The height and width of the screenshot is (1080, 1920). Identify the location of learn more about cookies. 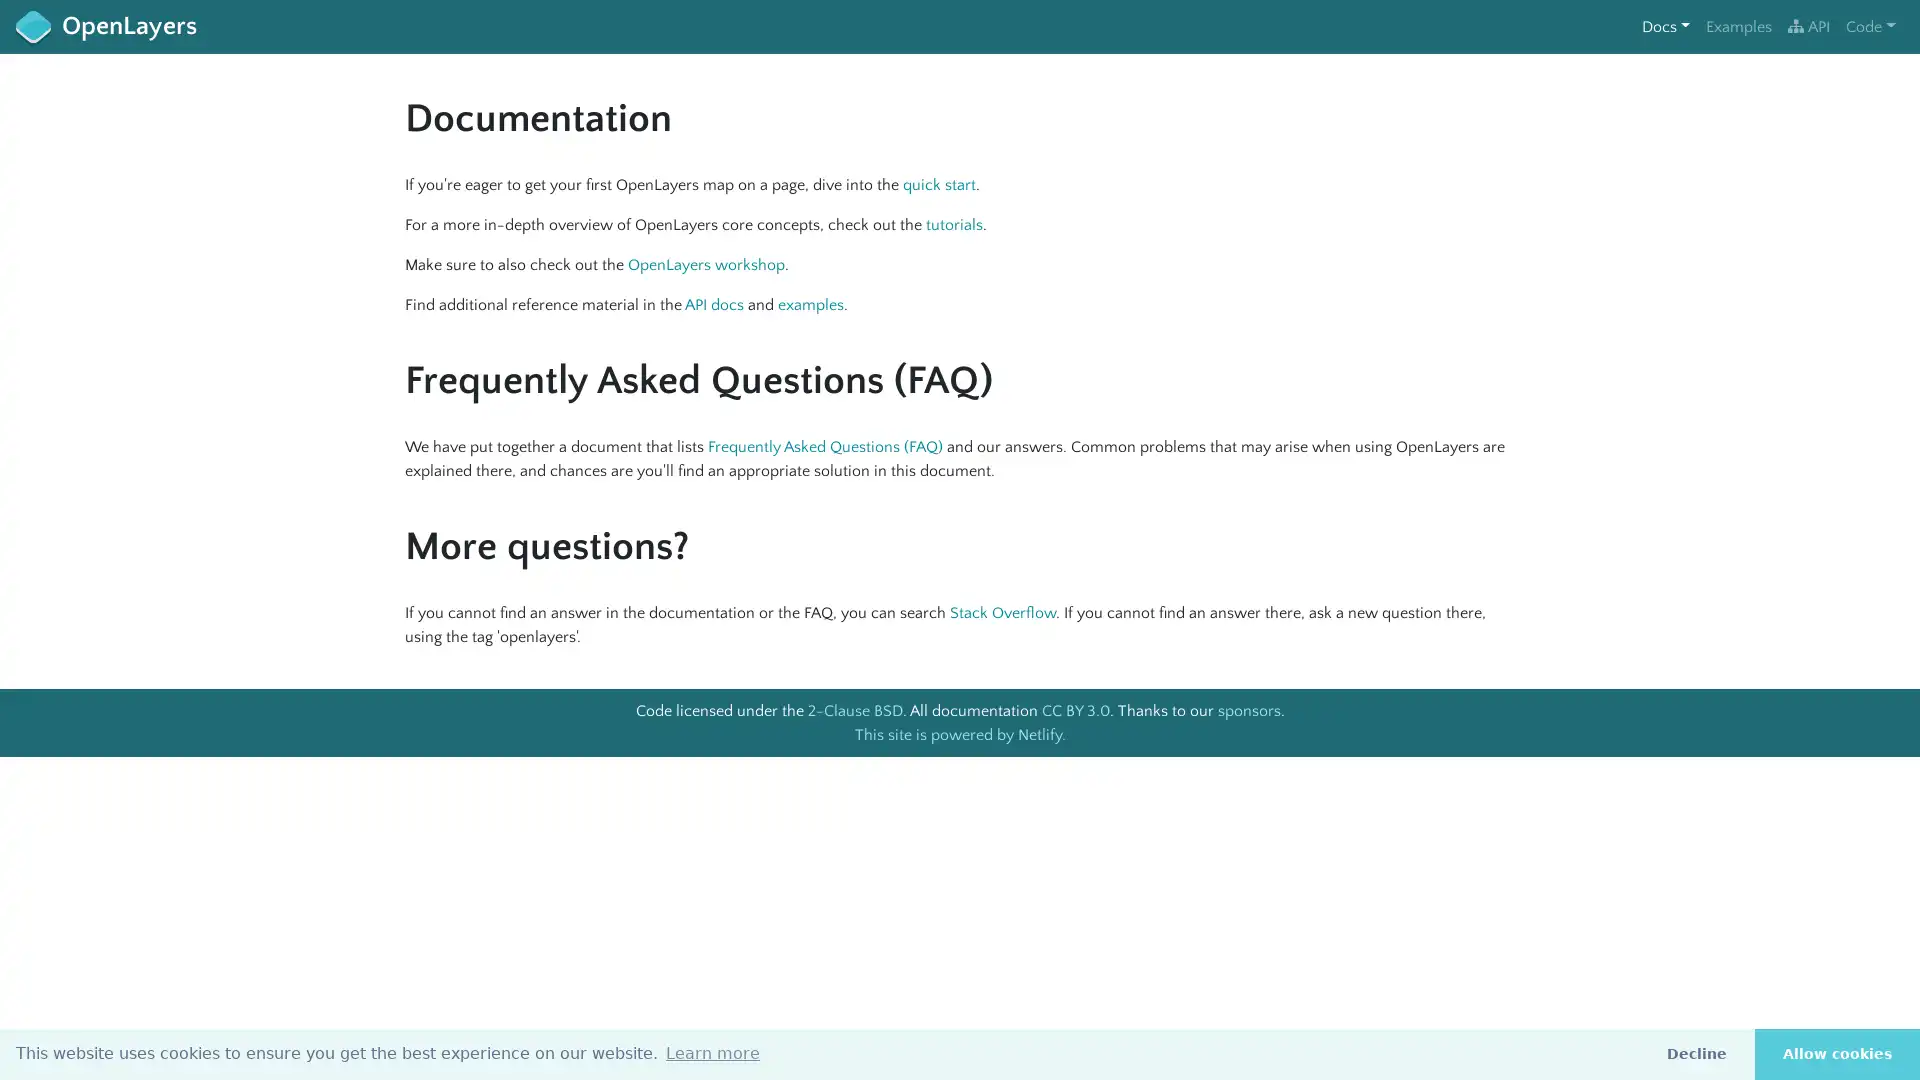
(713, 1052).